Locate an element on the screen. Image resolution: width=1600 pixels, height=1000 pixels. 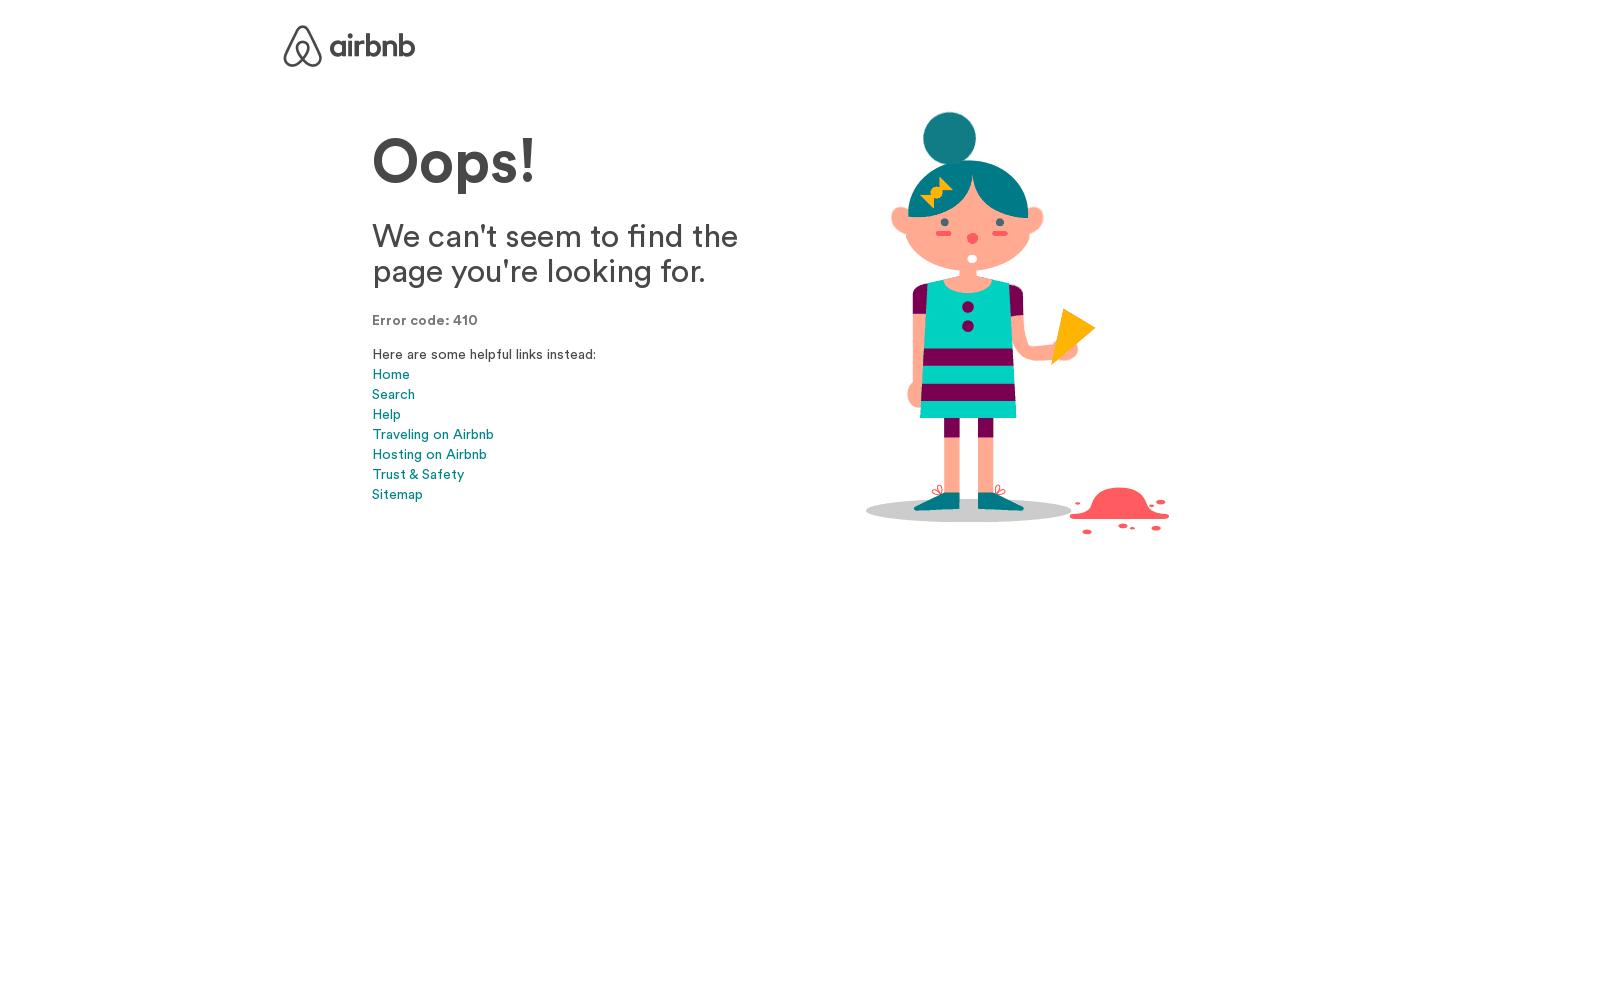
'Traveling on Airbnb' is located at coordinates (431, 433).